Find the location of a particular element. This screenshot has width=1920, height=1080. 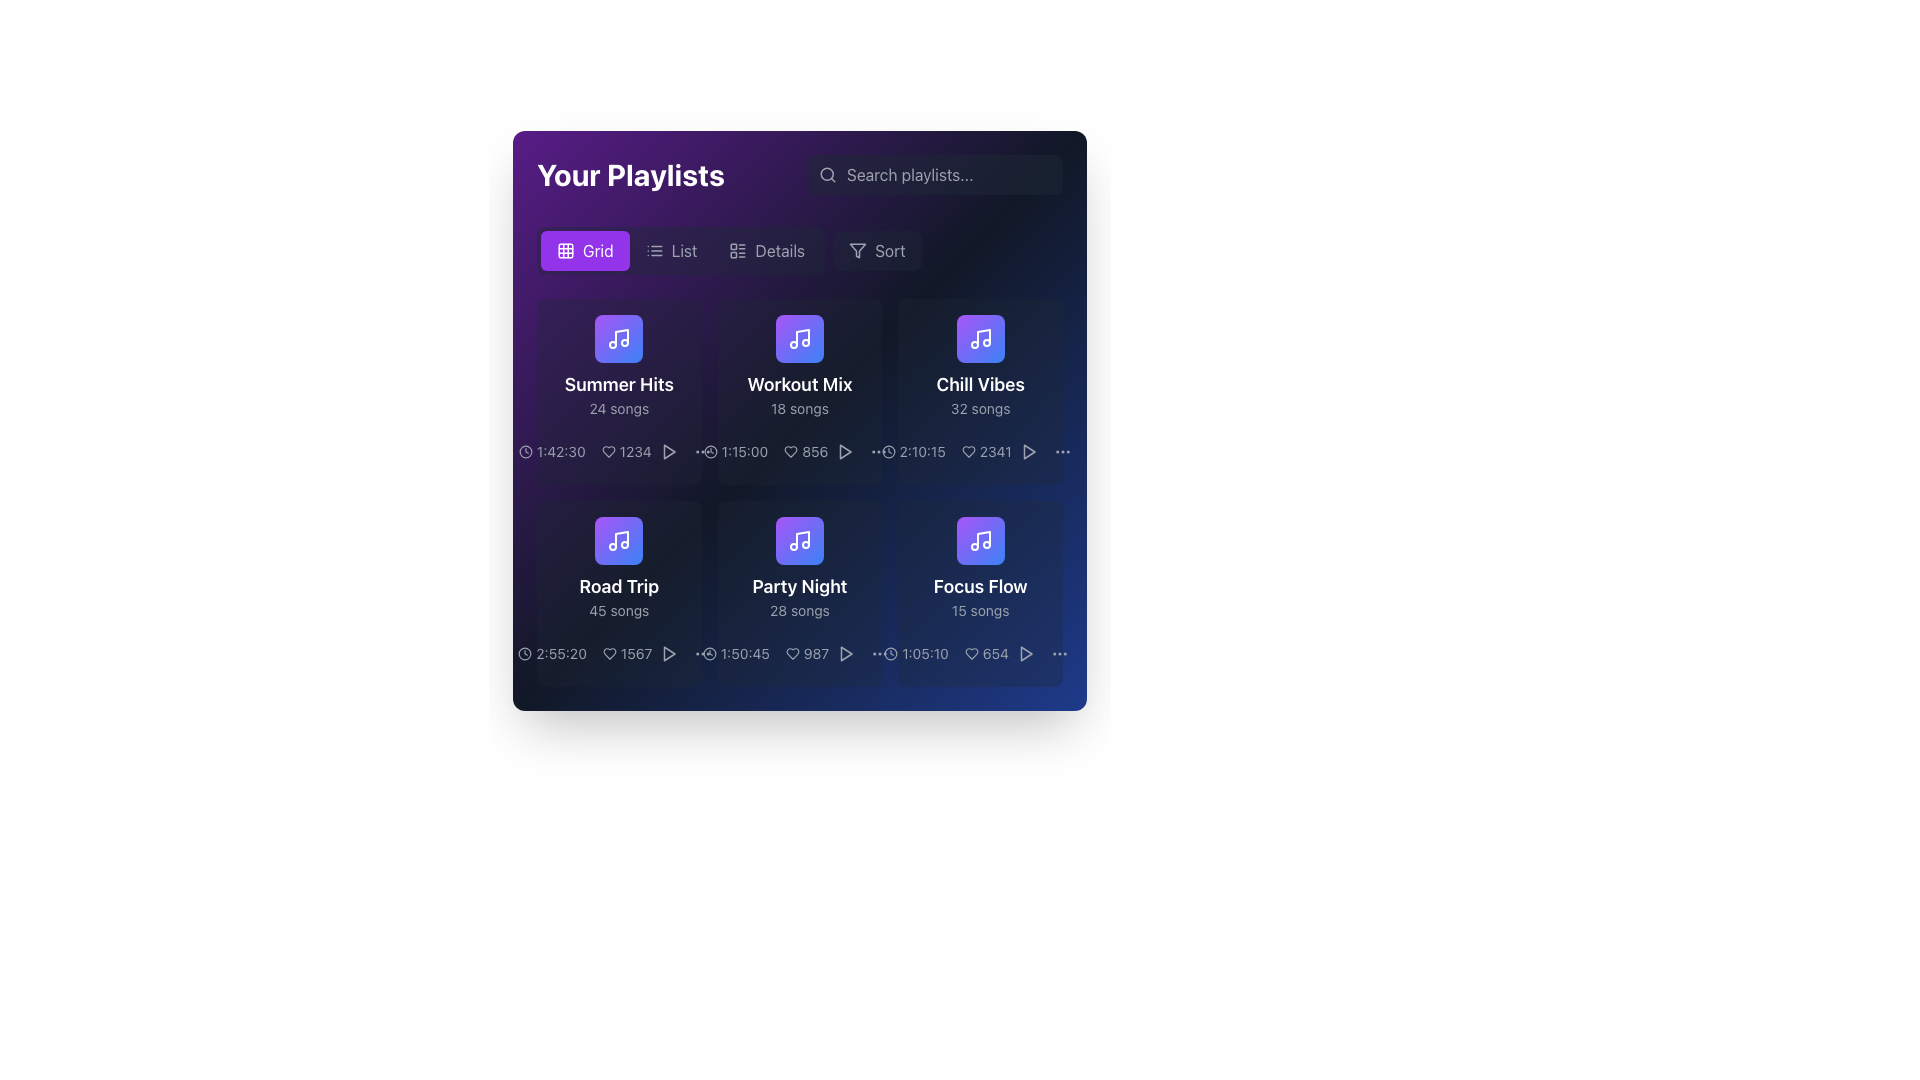

the musical note icon located in the 'Focus Flow' playlist section at the bottom right corner of the grid layout to interact with its associated functionality is located at coordinates (980, 540).